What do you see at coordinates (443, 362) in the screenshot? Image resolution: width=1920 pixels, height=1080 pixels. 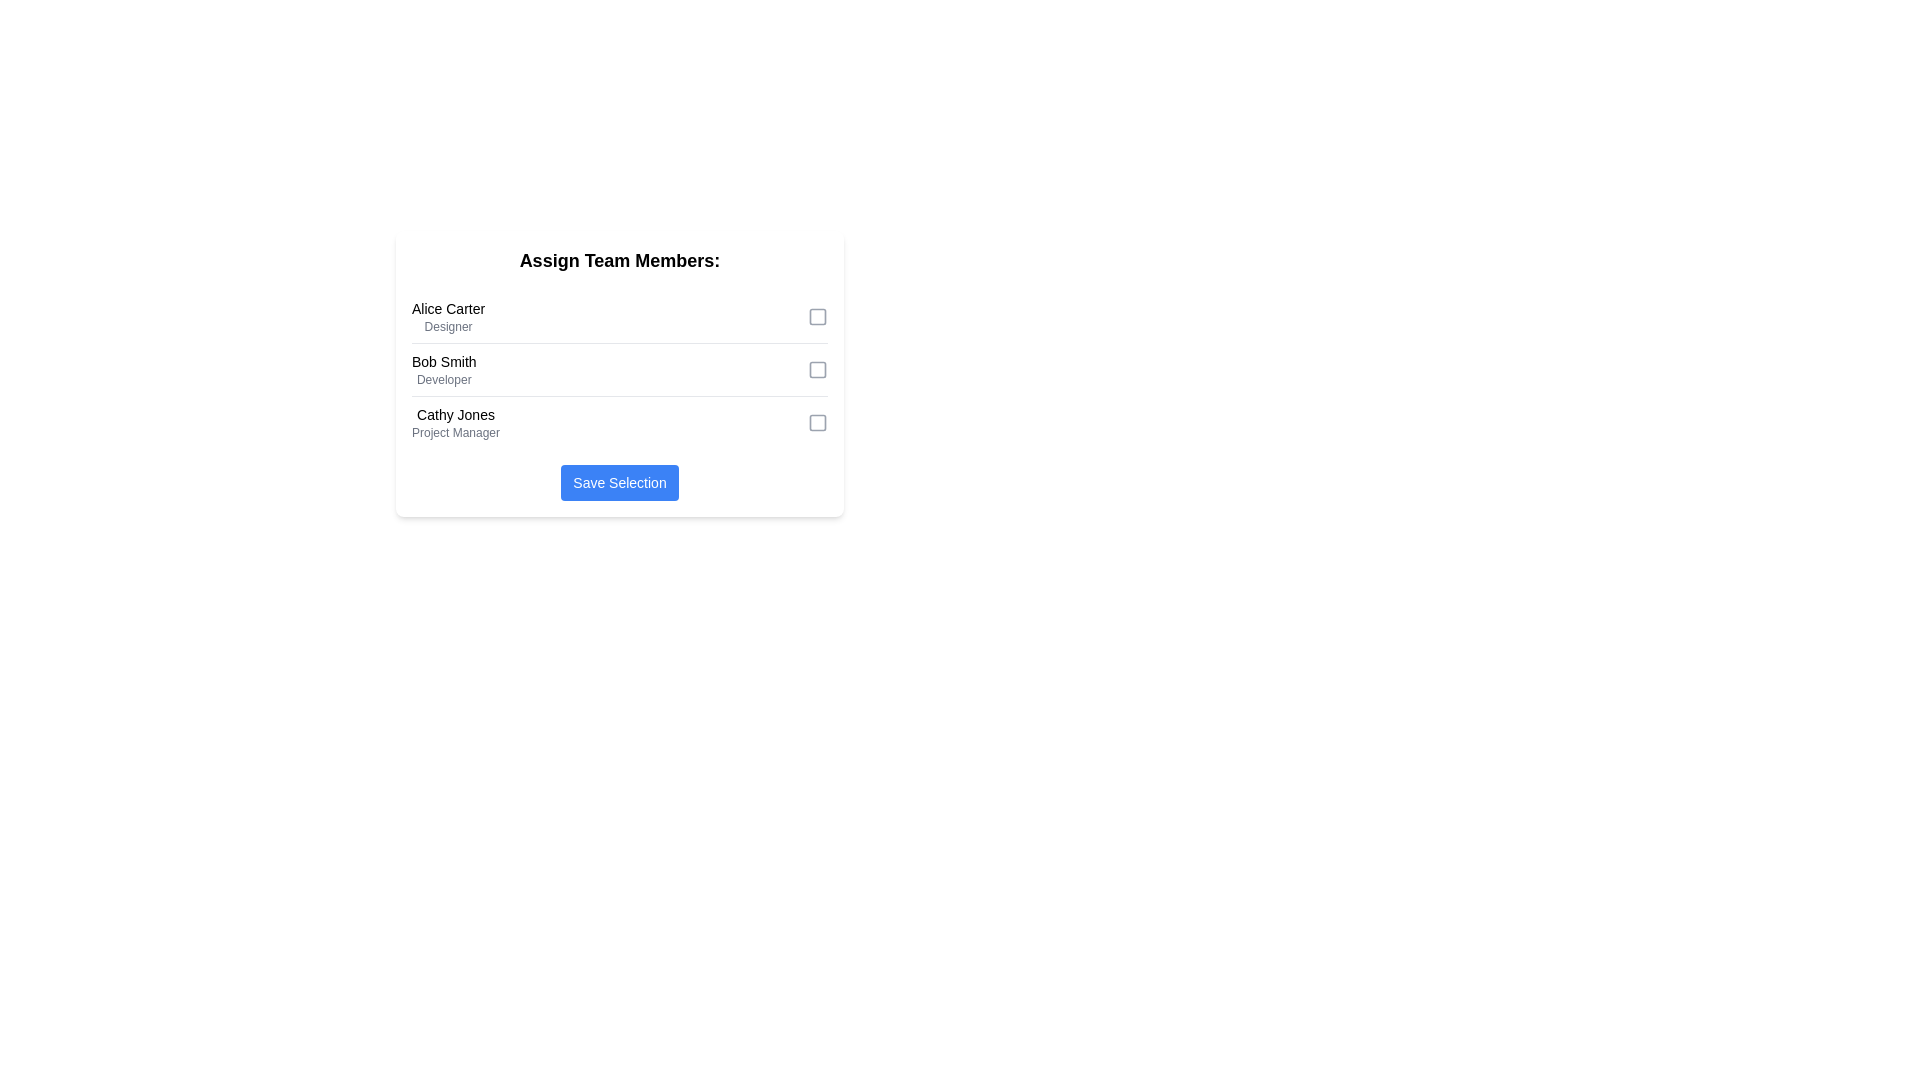 I see `the text label displaying the name 'Bob Smith' which is in bold black font, located above the role description 'Developer'` at bounding box center [443, 362].